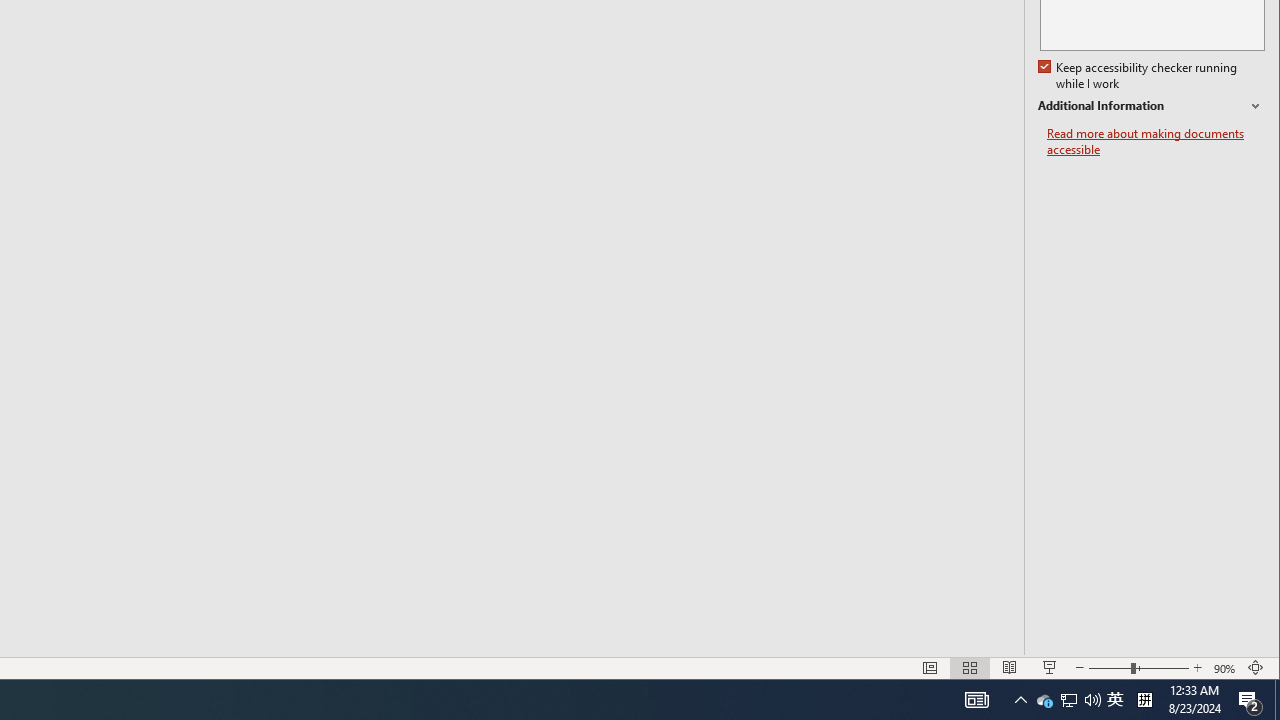  I want to click on 'Zoom 90%', so click(1224, 668).